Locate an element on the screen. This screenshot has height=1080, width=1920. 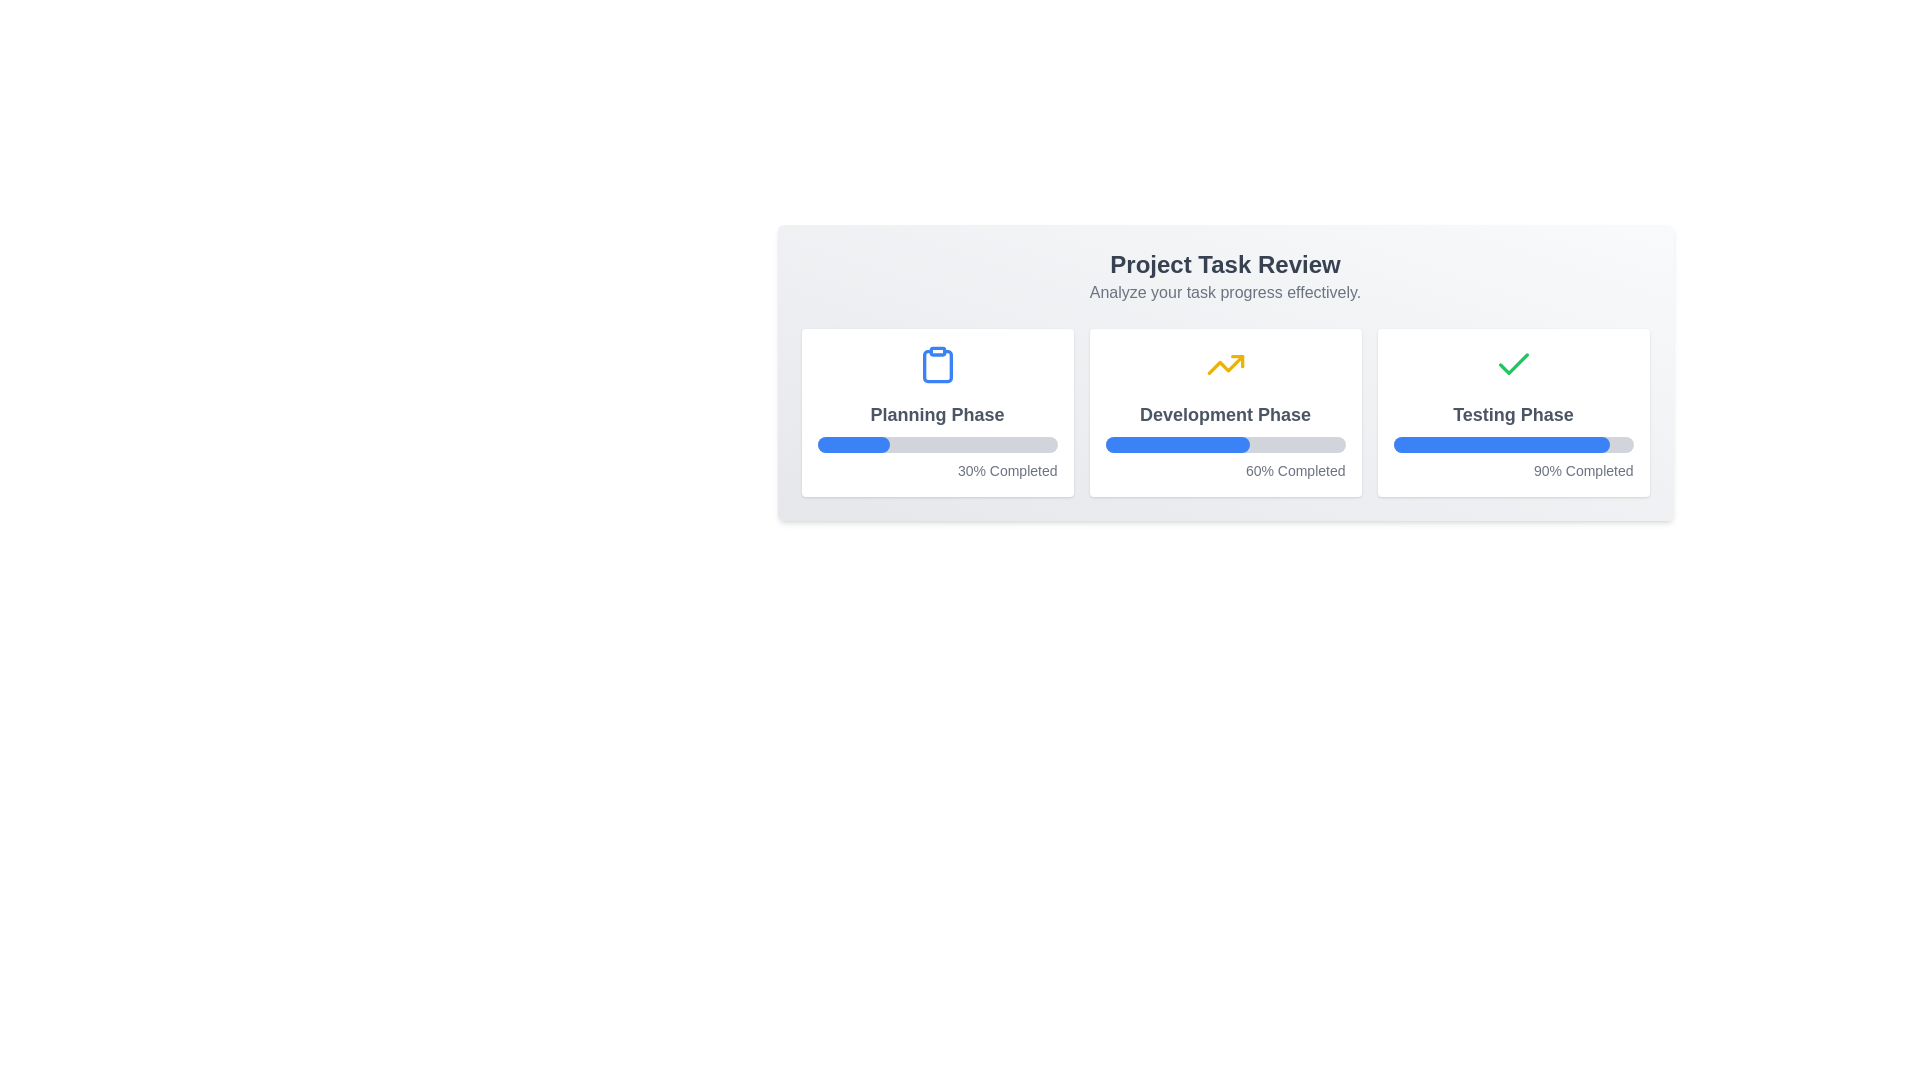
text displayed in the 'Testing Phase' section of the rightmost card in the project task review process is located at coordinates (1513, 414).